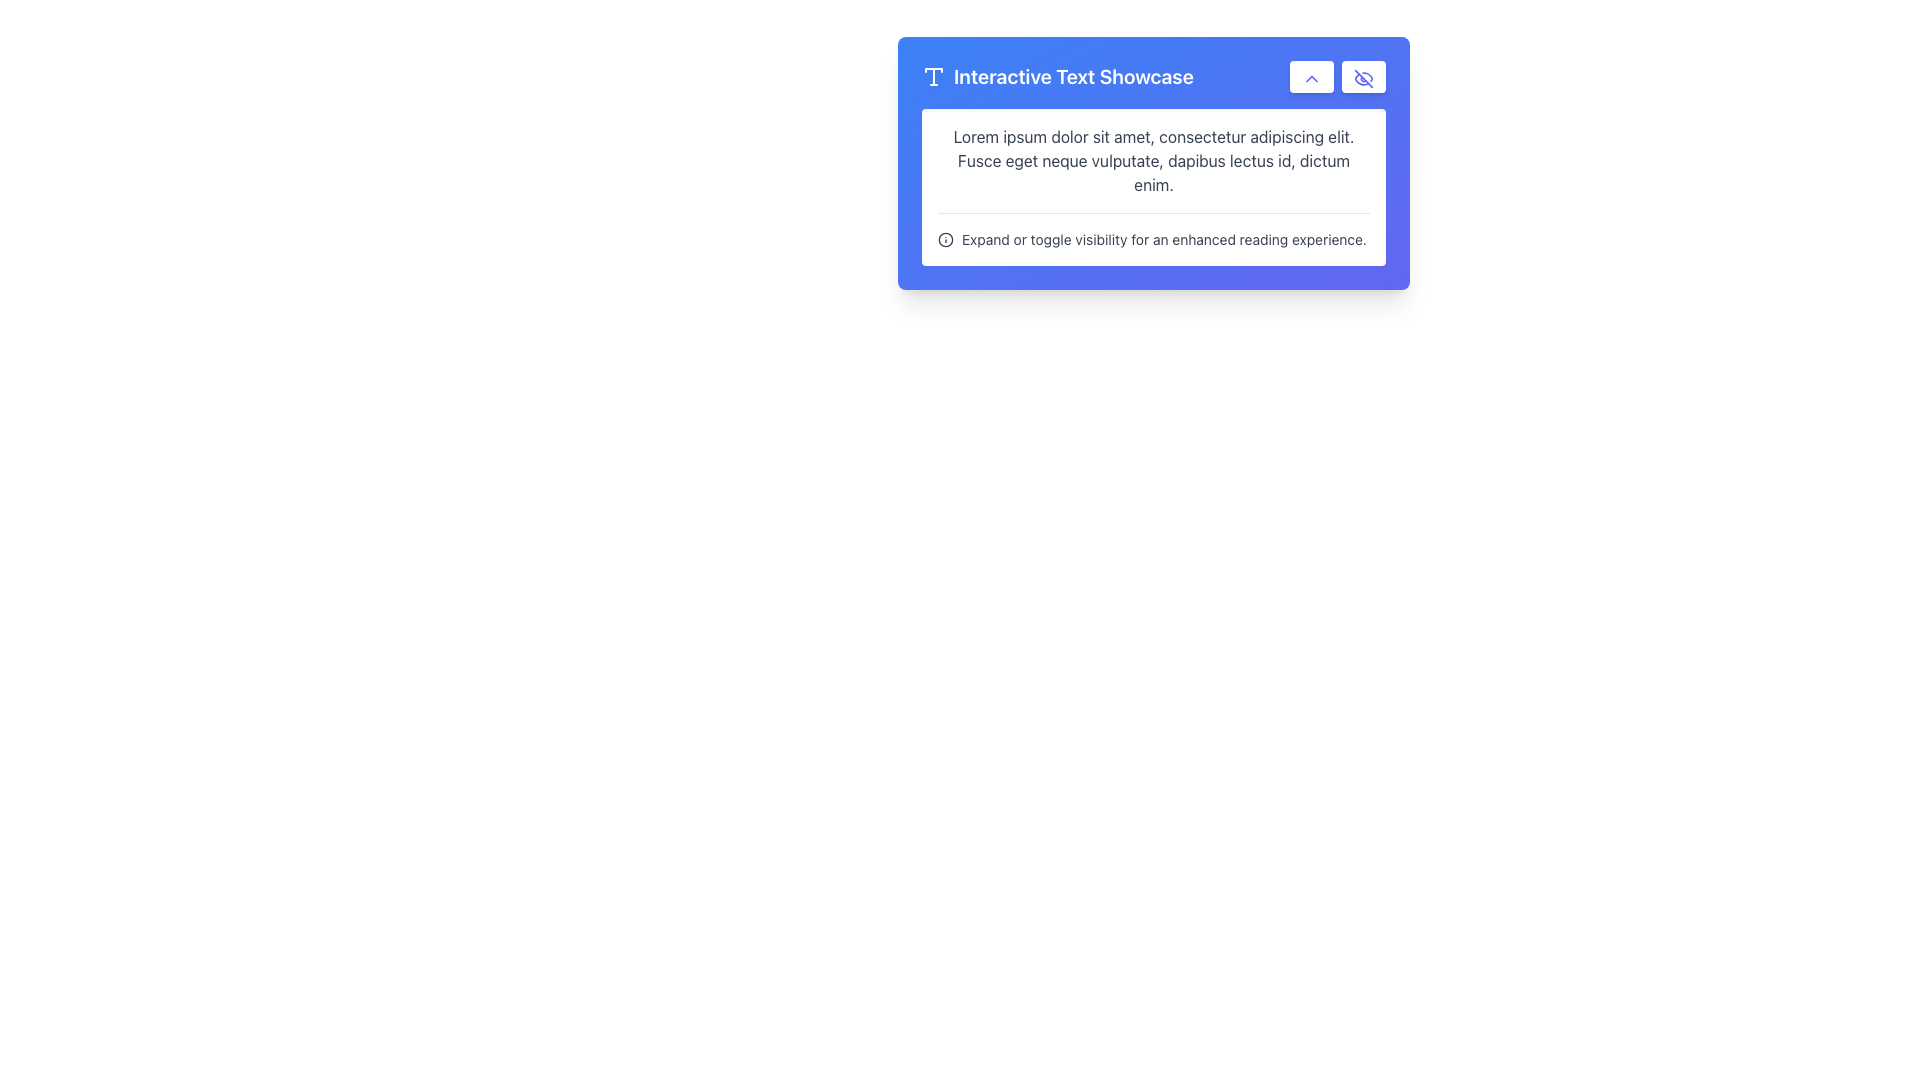 The image size is (1920, 1080). I want to click on the 'Interactive Text Showcase' text label, which is a bold white font against a blue-to-indigo gradient background, located at the top-middle of the interface, so click(1153, 76).